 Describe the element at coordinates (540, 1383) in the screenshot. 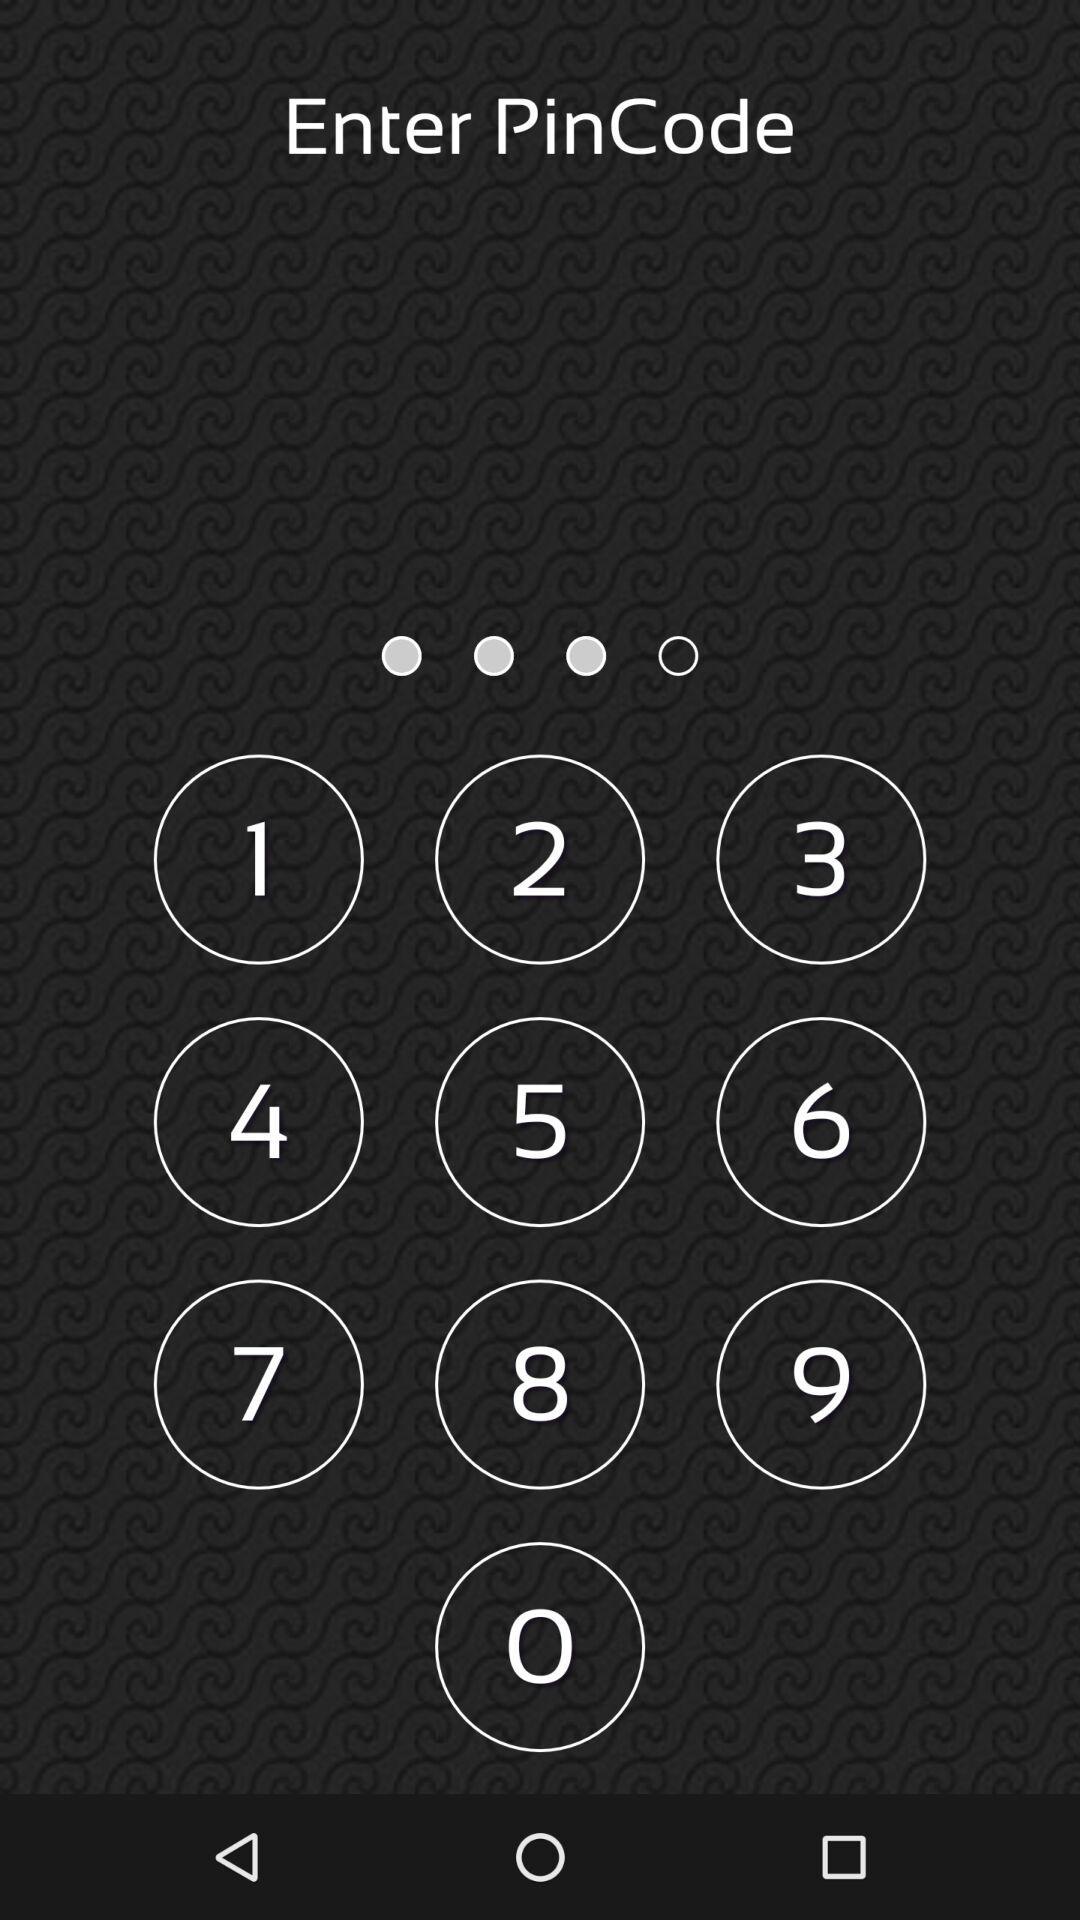

I see `item to the right of 7 item` at that location.